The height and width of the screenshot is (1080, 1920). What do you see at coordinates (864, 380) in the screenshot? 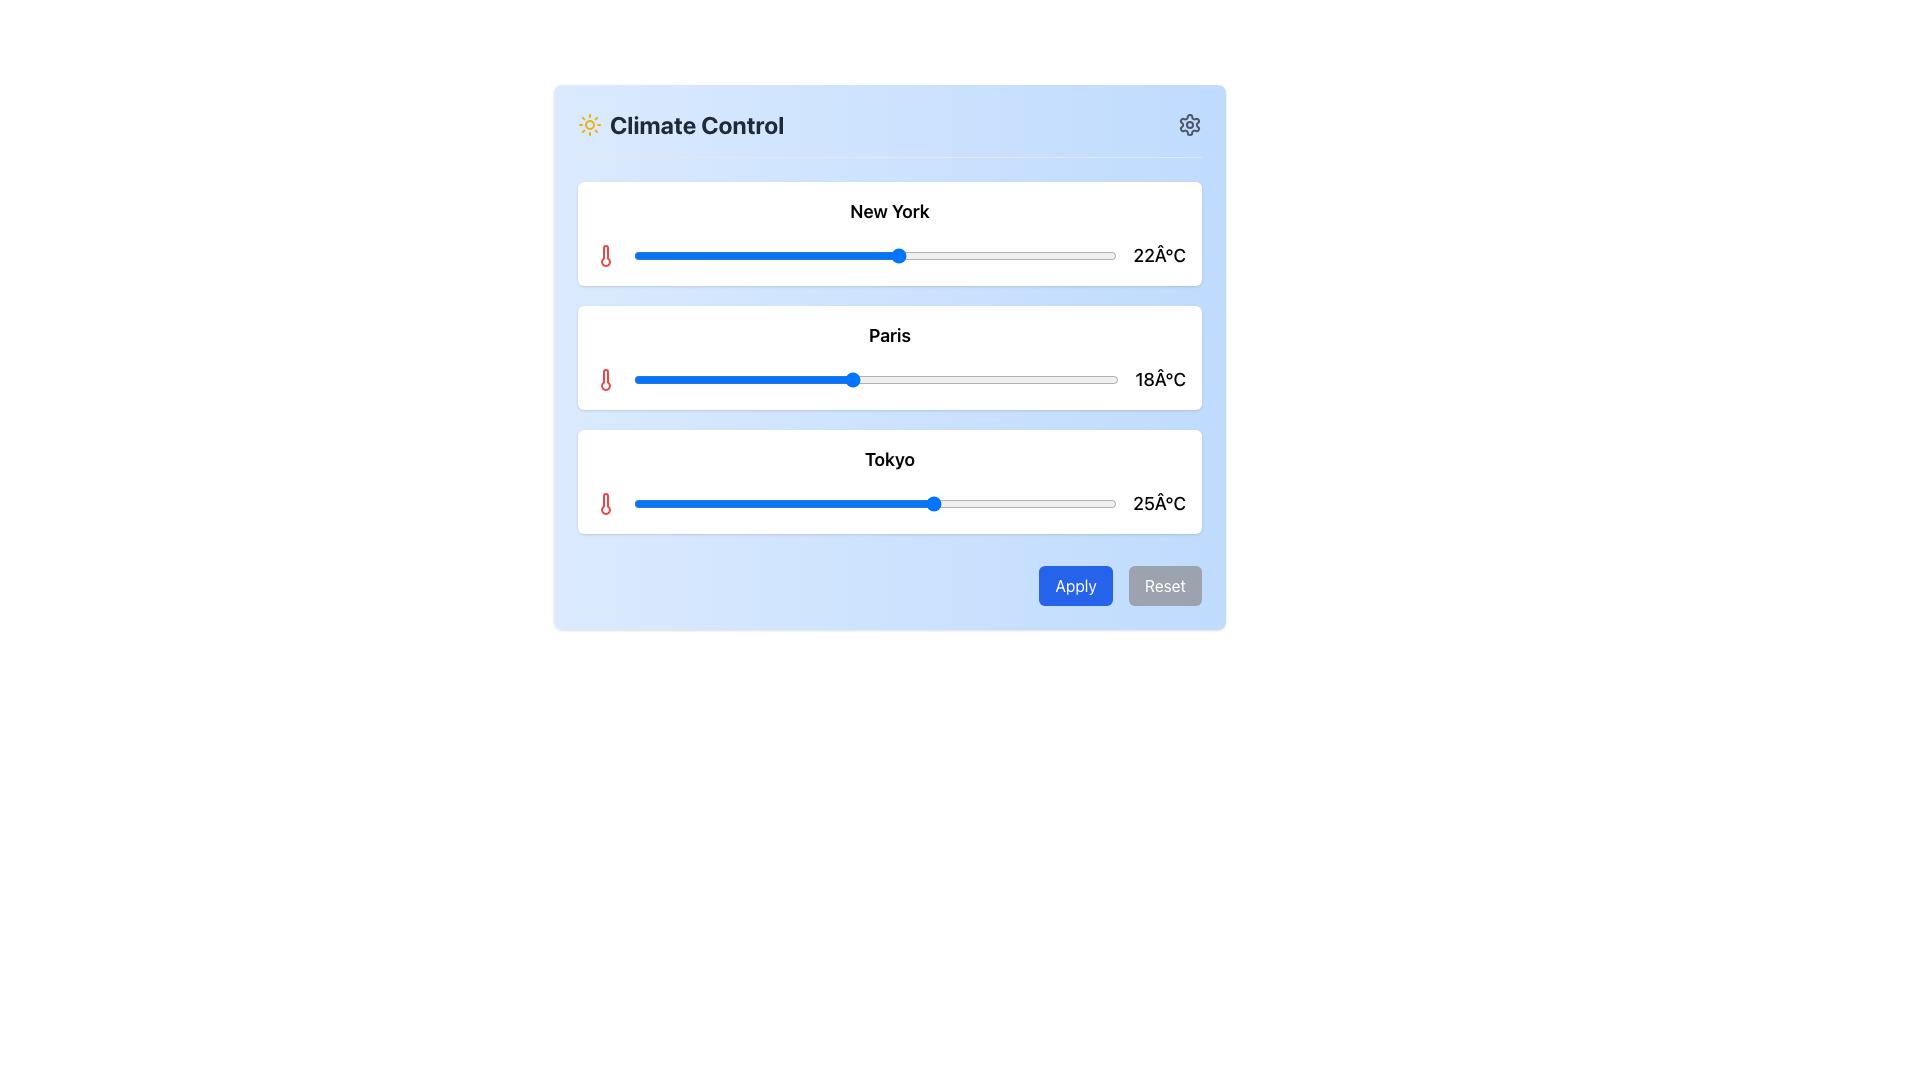
I see `the Paris temperature slider` at bounding box center [864, 380].